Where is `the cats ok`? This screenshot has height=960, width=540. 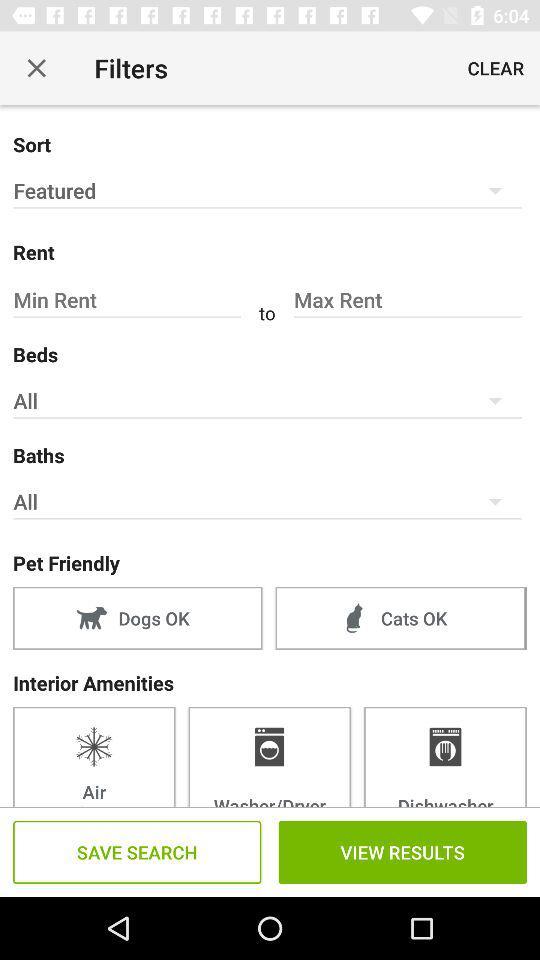
the cats ok is located at coordinates (400, 617).